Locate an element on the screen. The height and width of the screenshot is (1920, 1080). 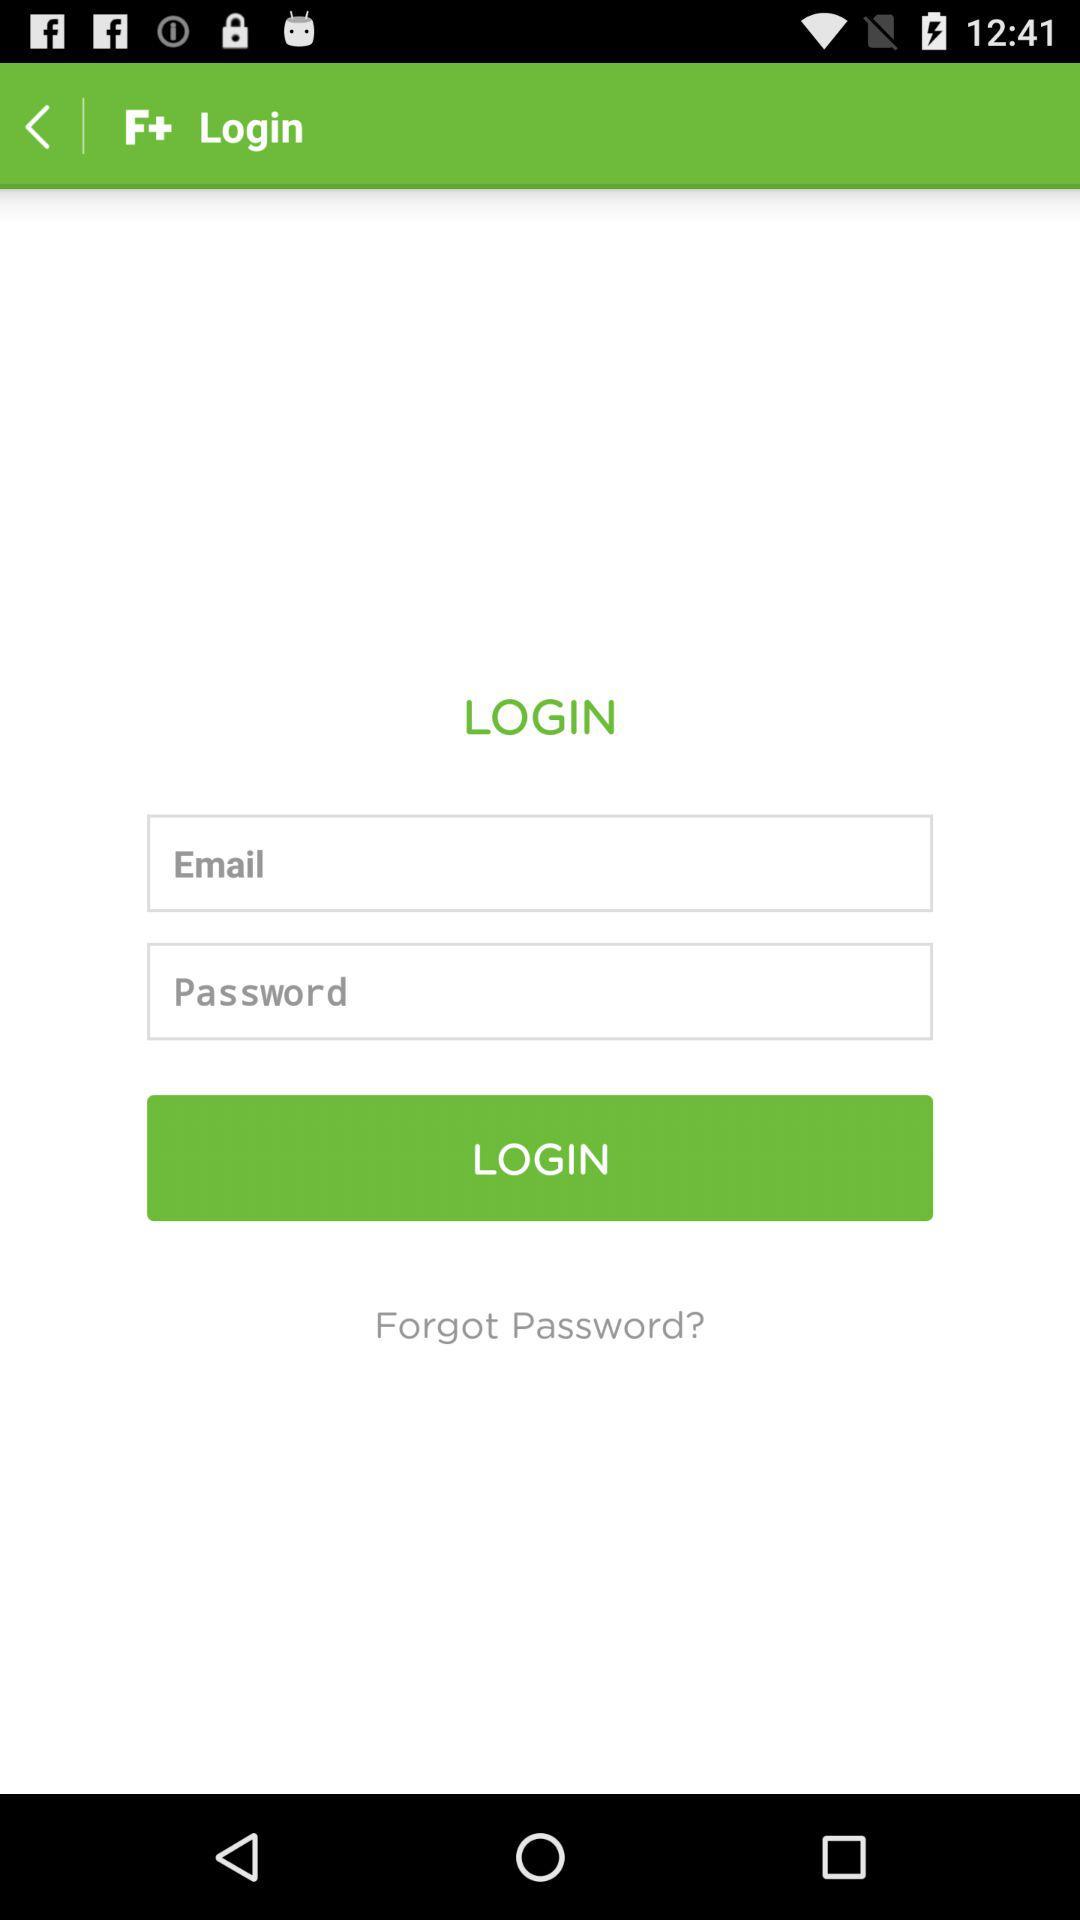
password is located at coordinates (540, 991).